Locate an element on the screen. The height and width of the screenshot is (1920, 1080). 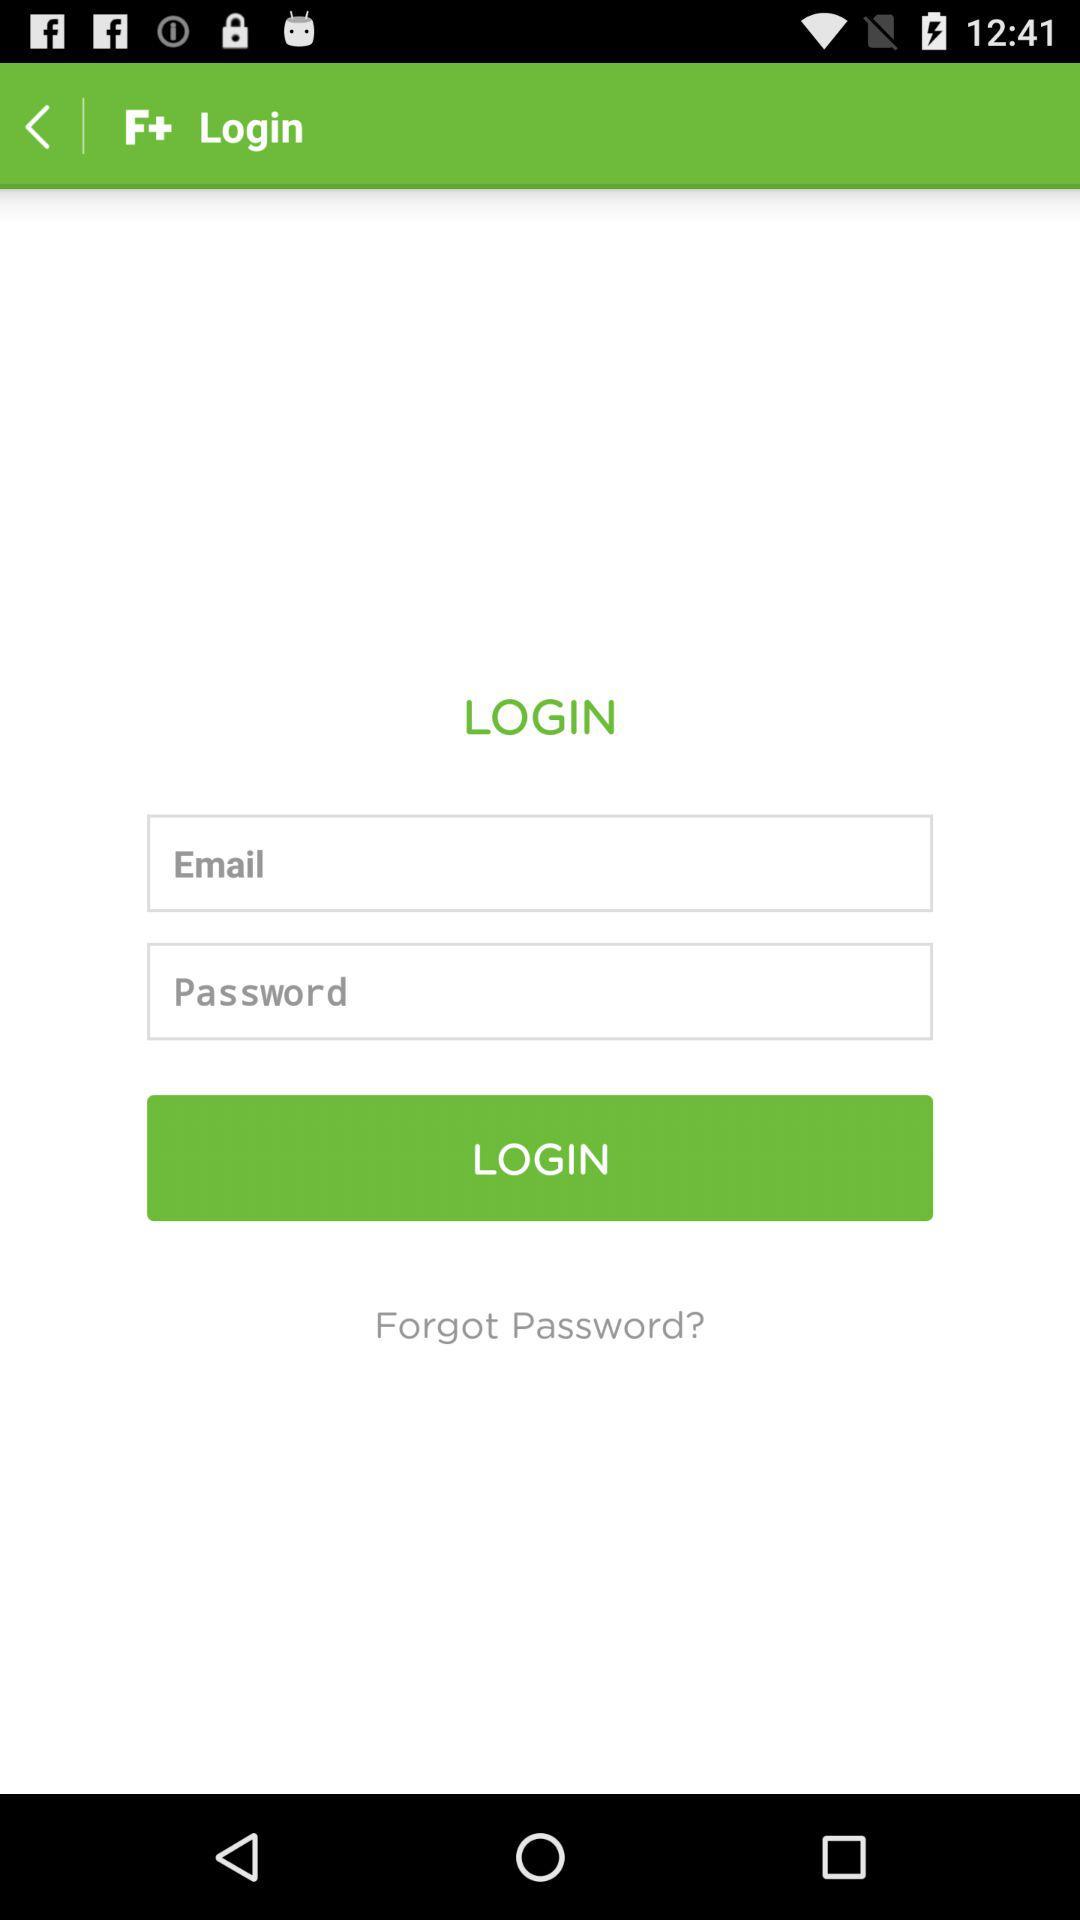
password is located at coordinates (540, 991).